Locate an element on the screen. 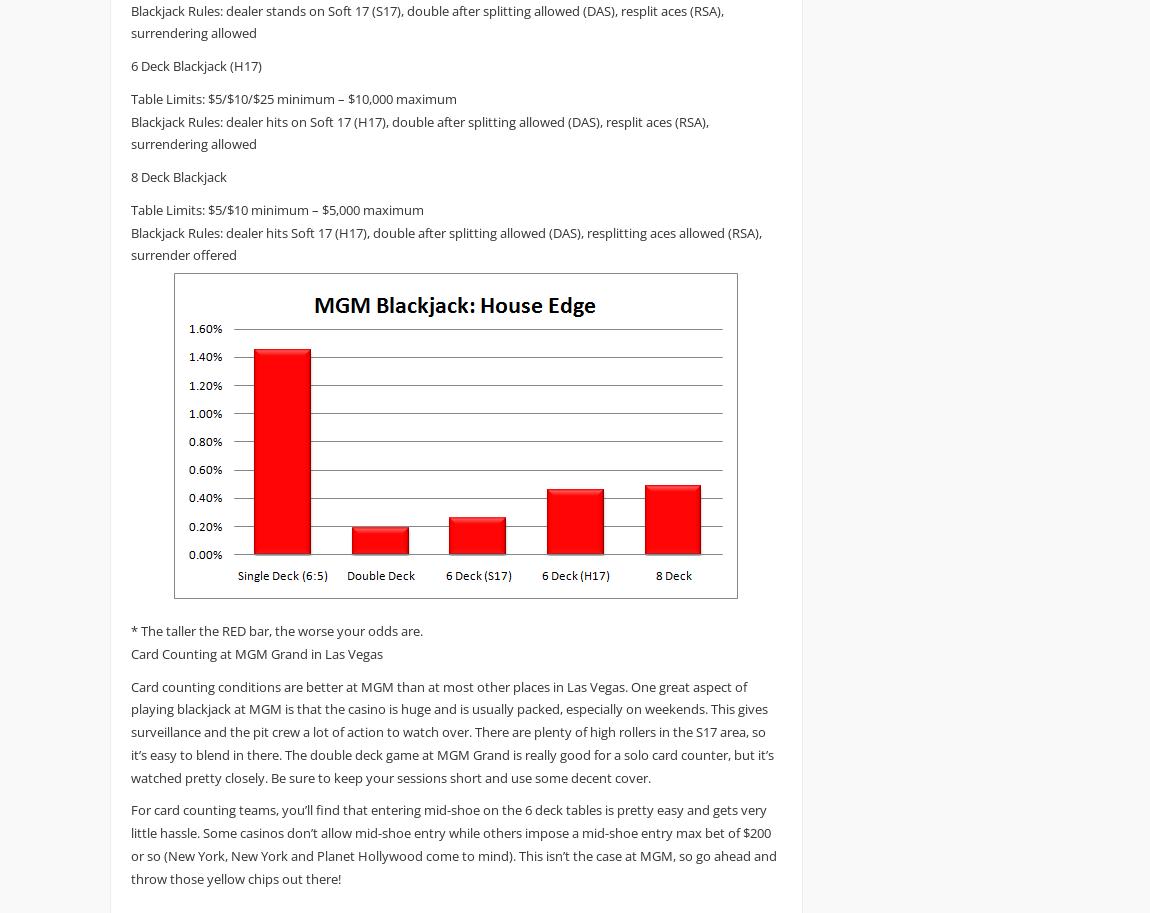 The height and width of the screenshot is (913, 1150). '8 Deck Blackjack' is located at coordinates (129, 177).